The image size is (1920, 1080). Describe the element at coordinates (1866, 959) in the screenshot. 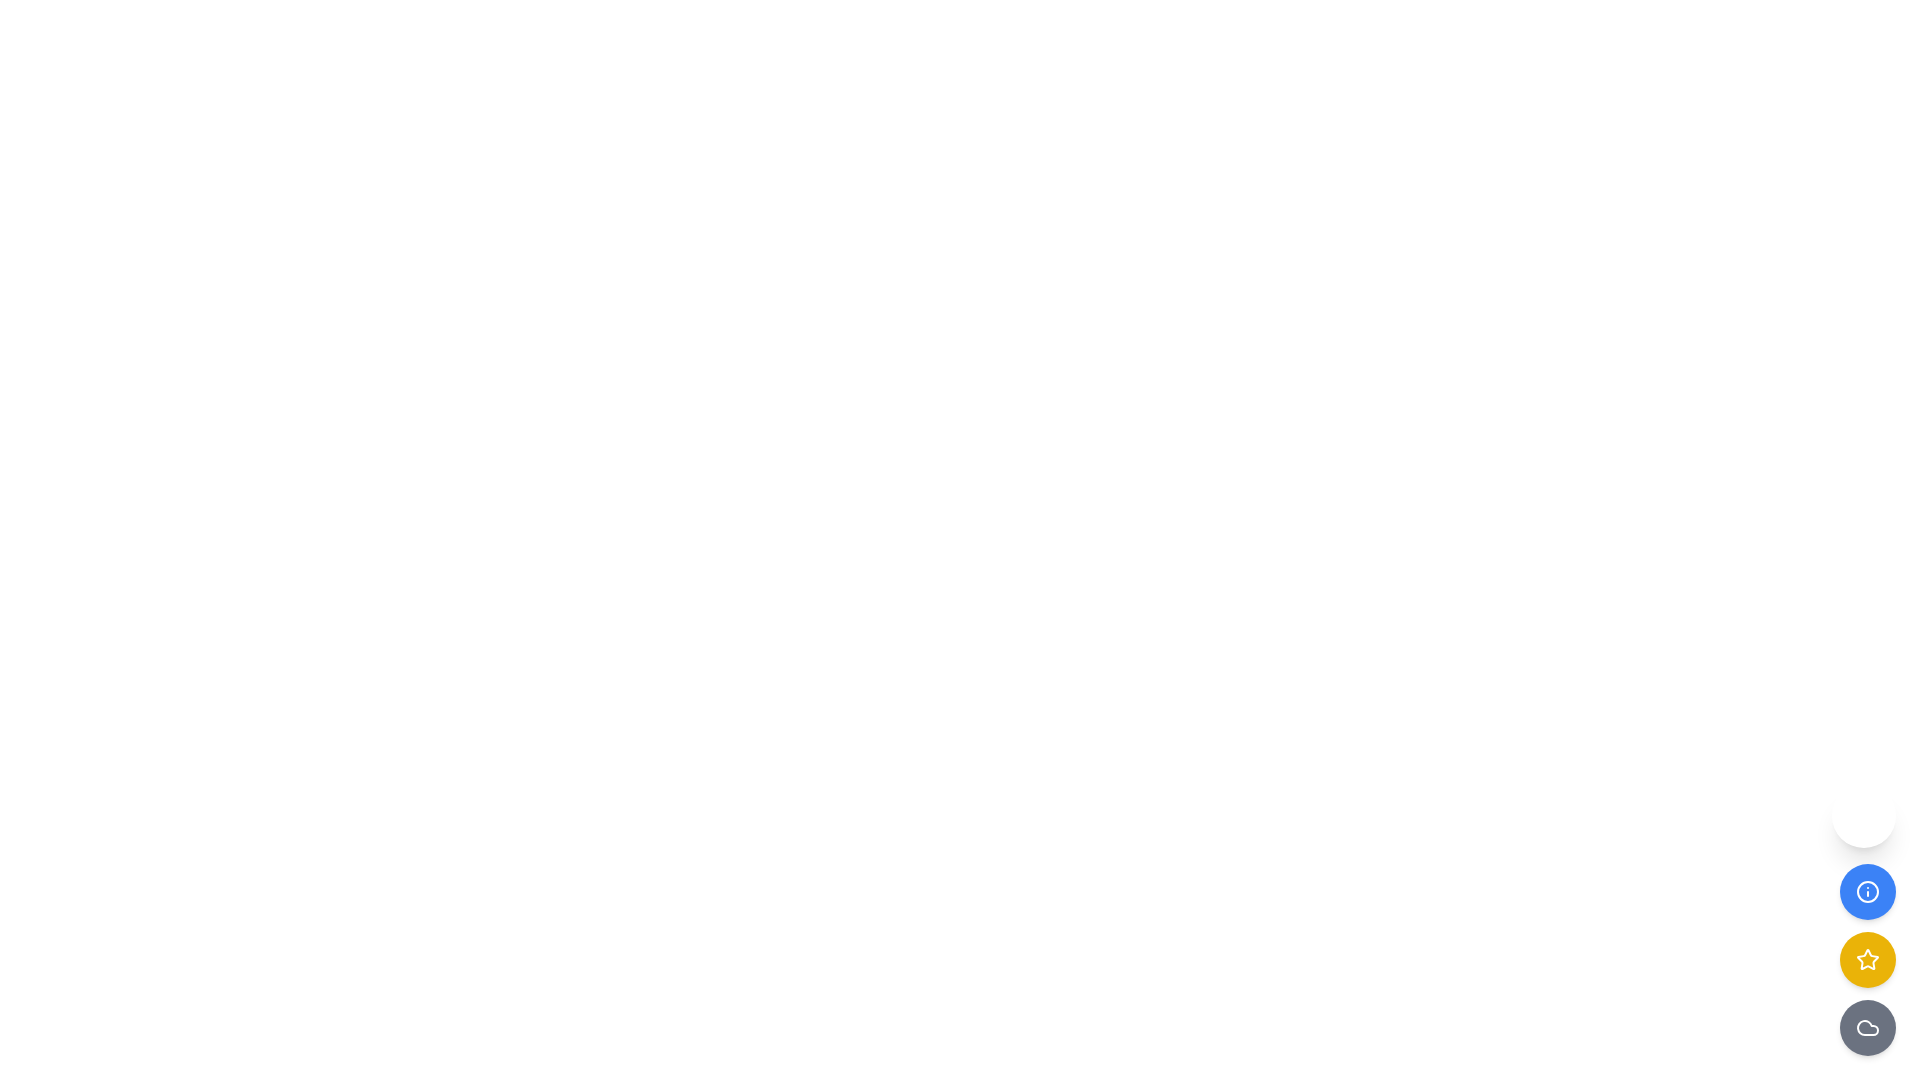

I see `the circular button with a yellow background and a white star icon` at that location.